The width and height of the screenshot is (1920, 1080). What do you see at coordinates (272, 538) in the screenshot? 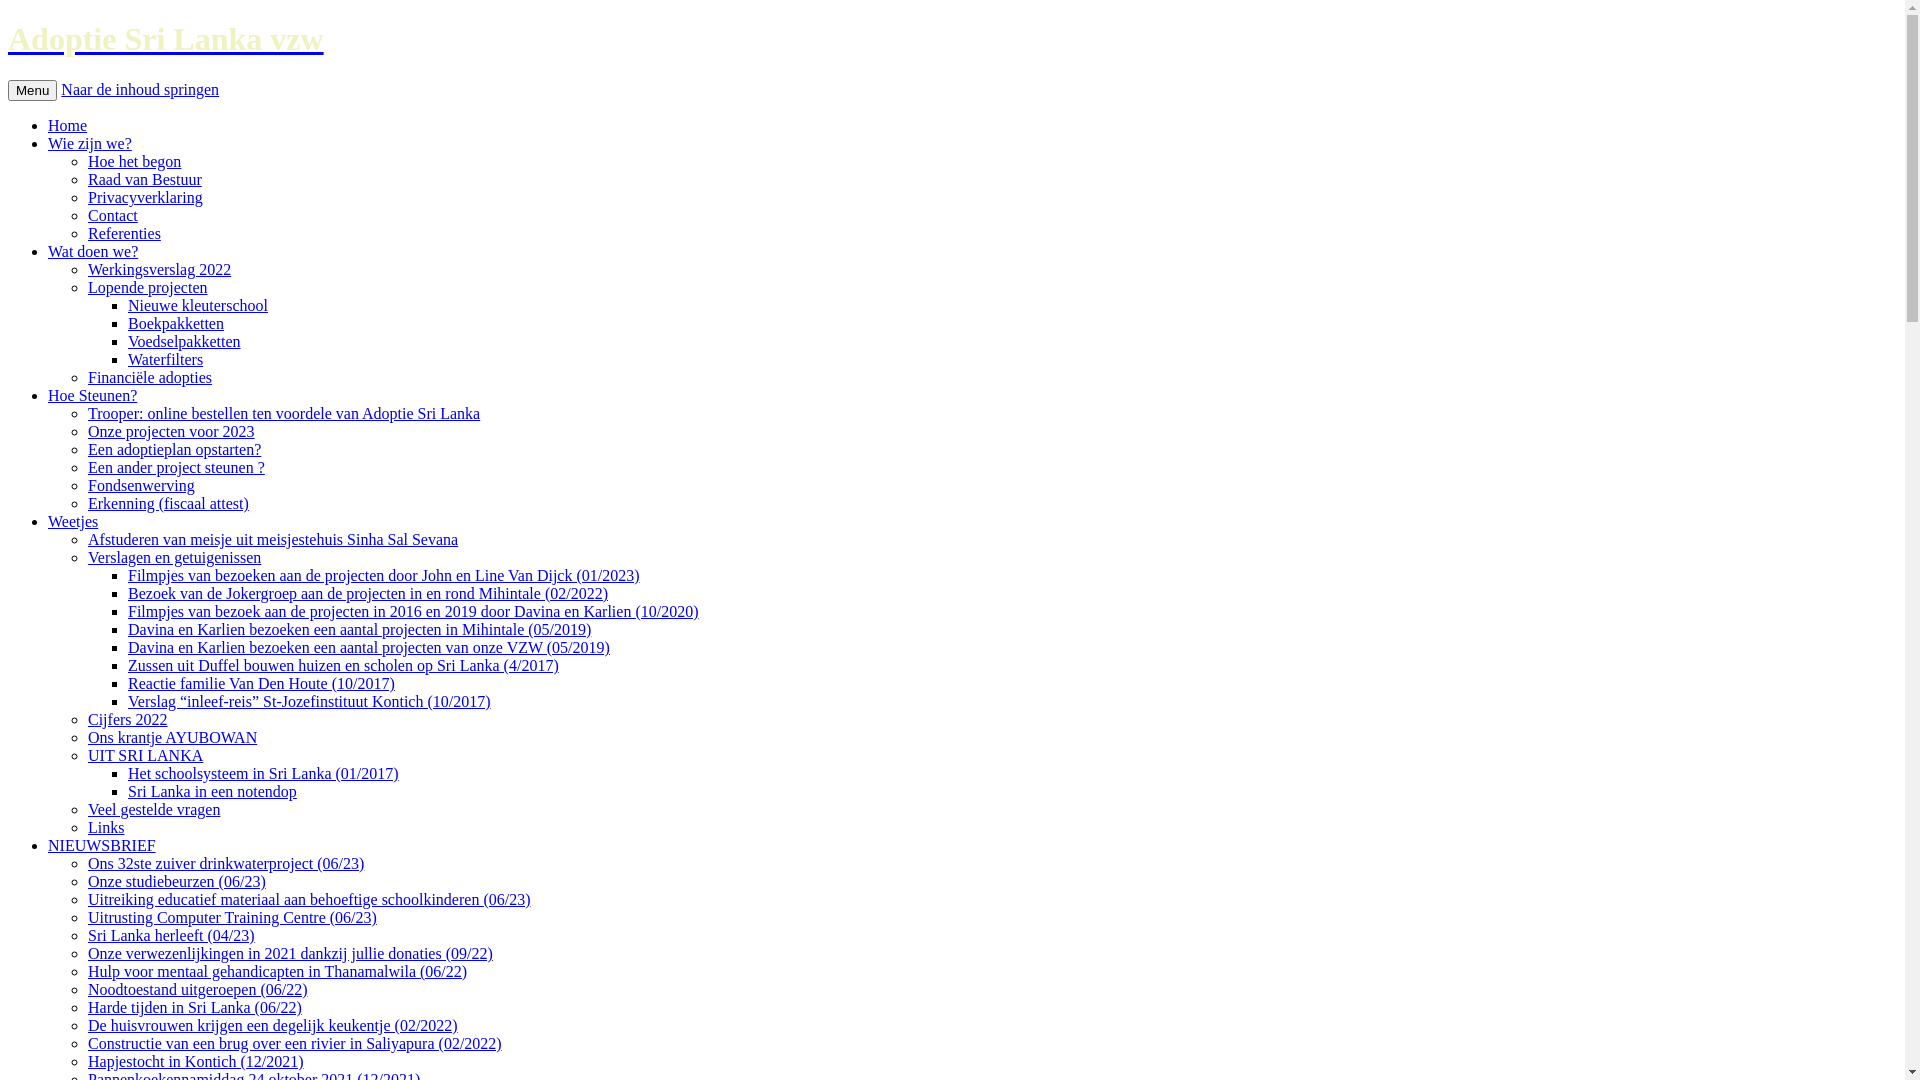
I see `'Afstuderen van meisje uit meisjestehuis Sinha Sal Sevana'` at bounding box center [272, 538].